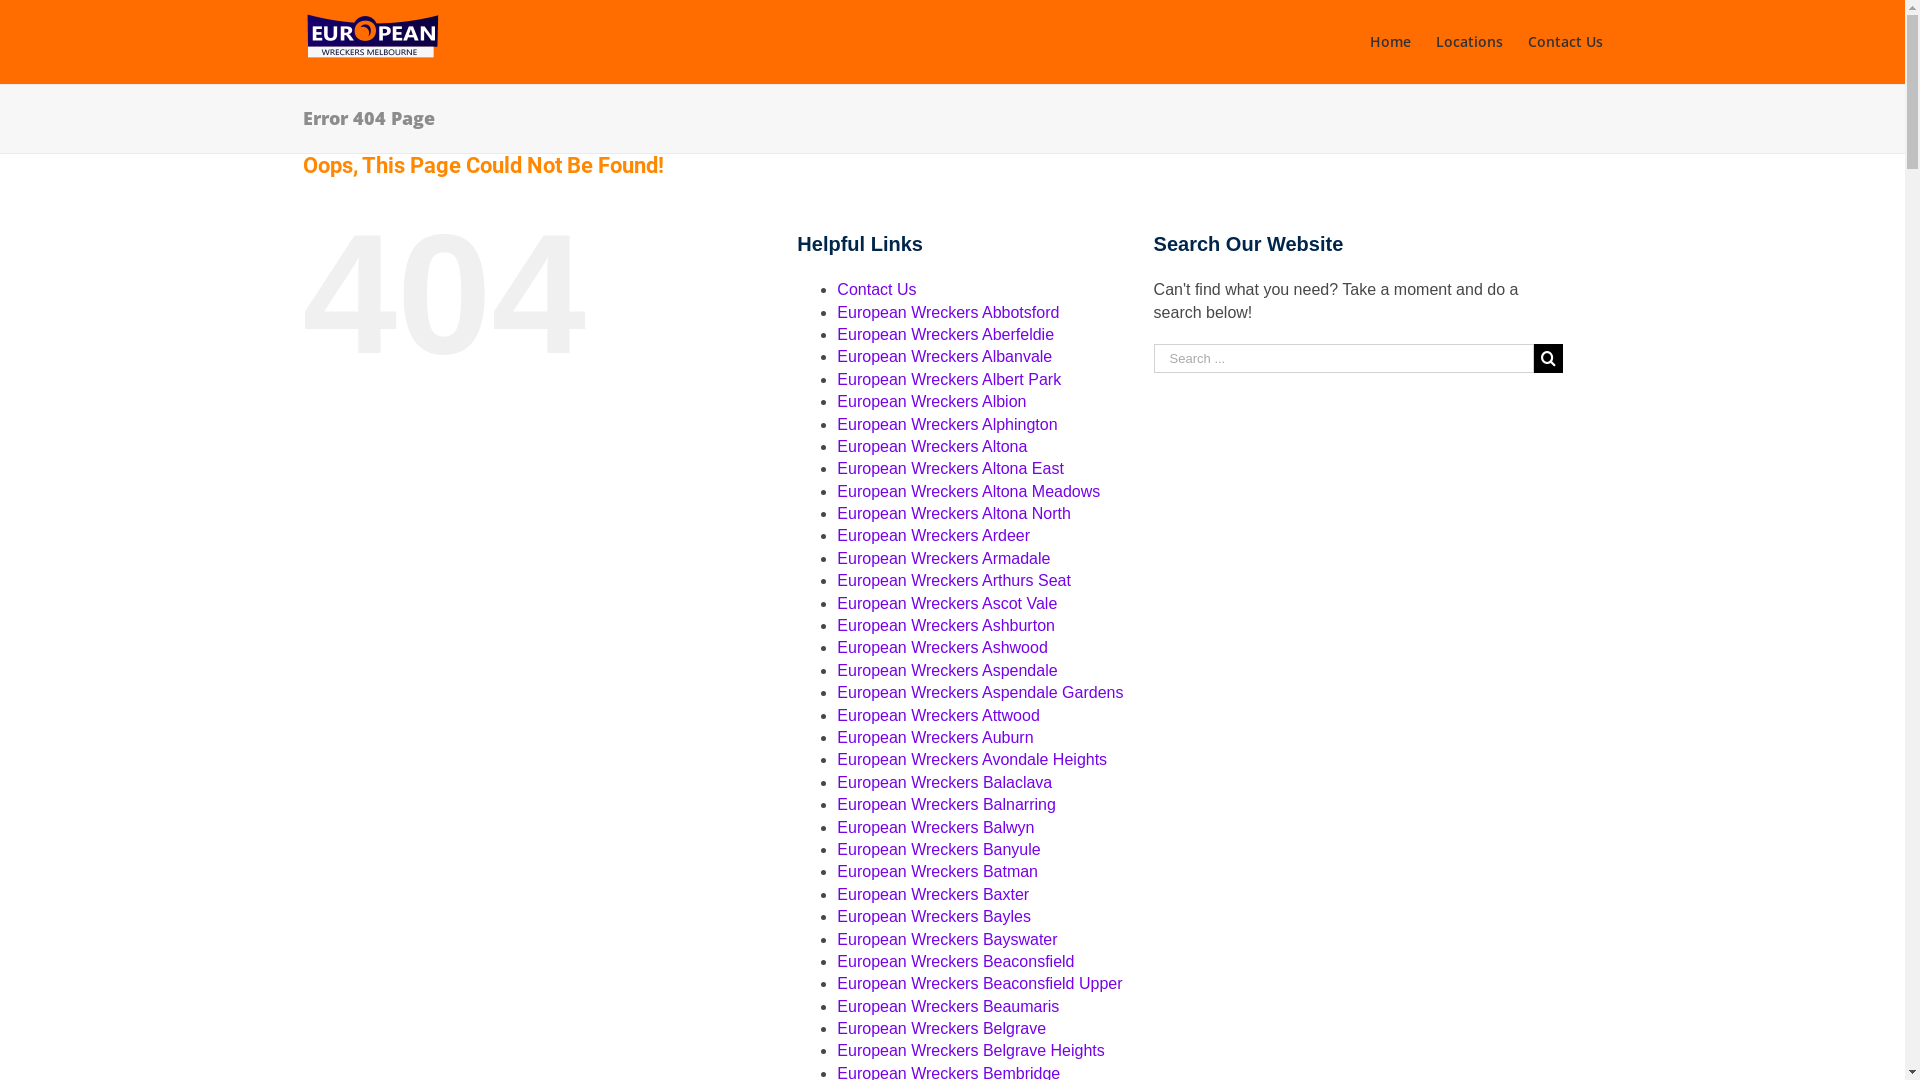 Image resolution: width=1920 pixels, height=1080 pixels. Describe the element at coordinates (940, 1028) in the screenshot. I see `'European Wreckers Belgrave'` at that location.